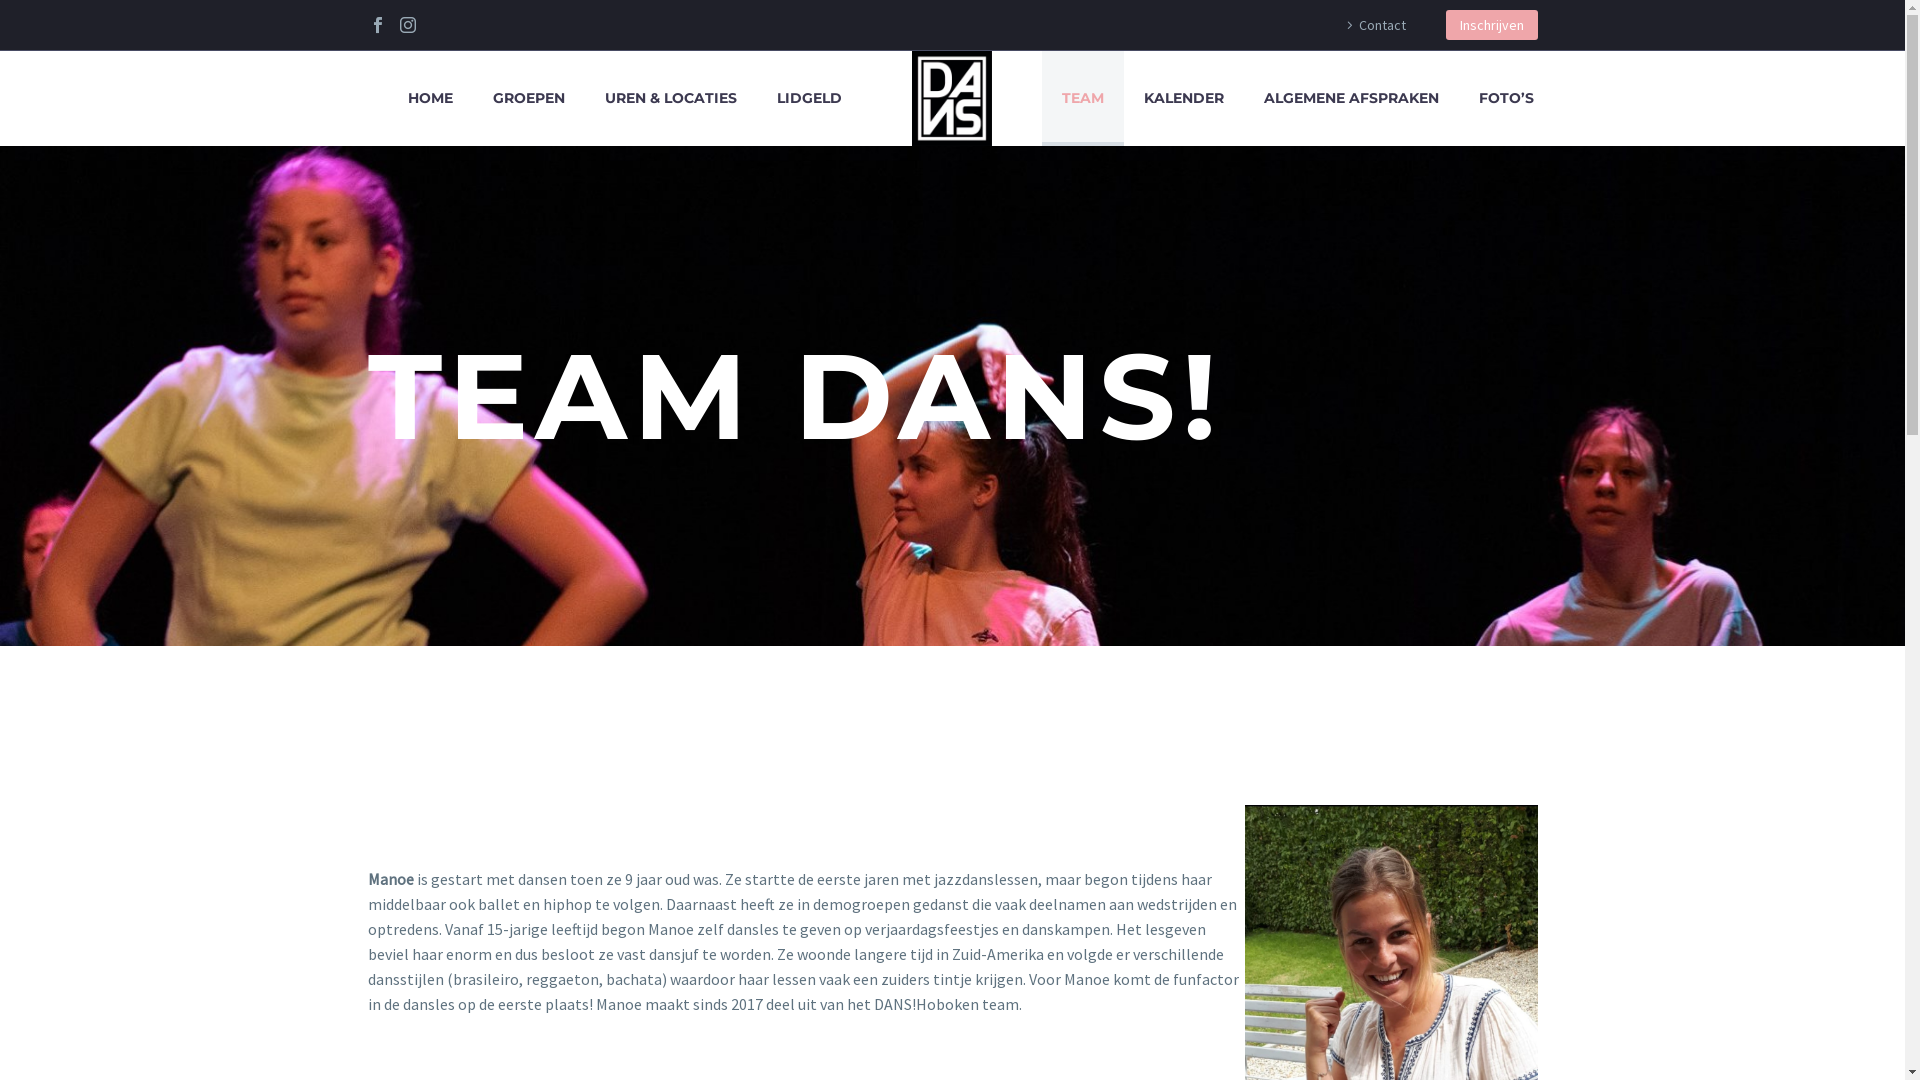 Image resolution: width=1920 pixels, height=1080 pixels. Describe the element at coordinates (1082, 98) in the screenshot. I see `'TEAM'` at that location.